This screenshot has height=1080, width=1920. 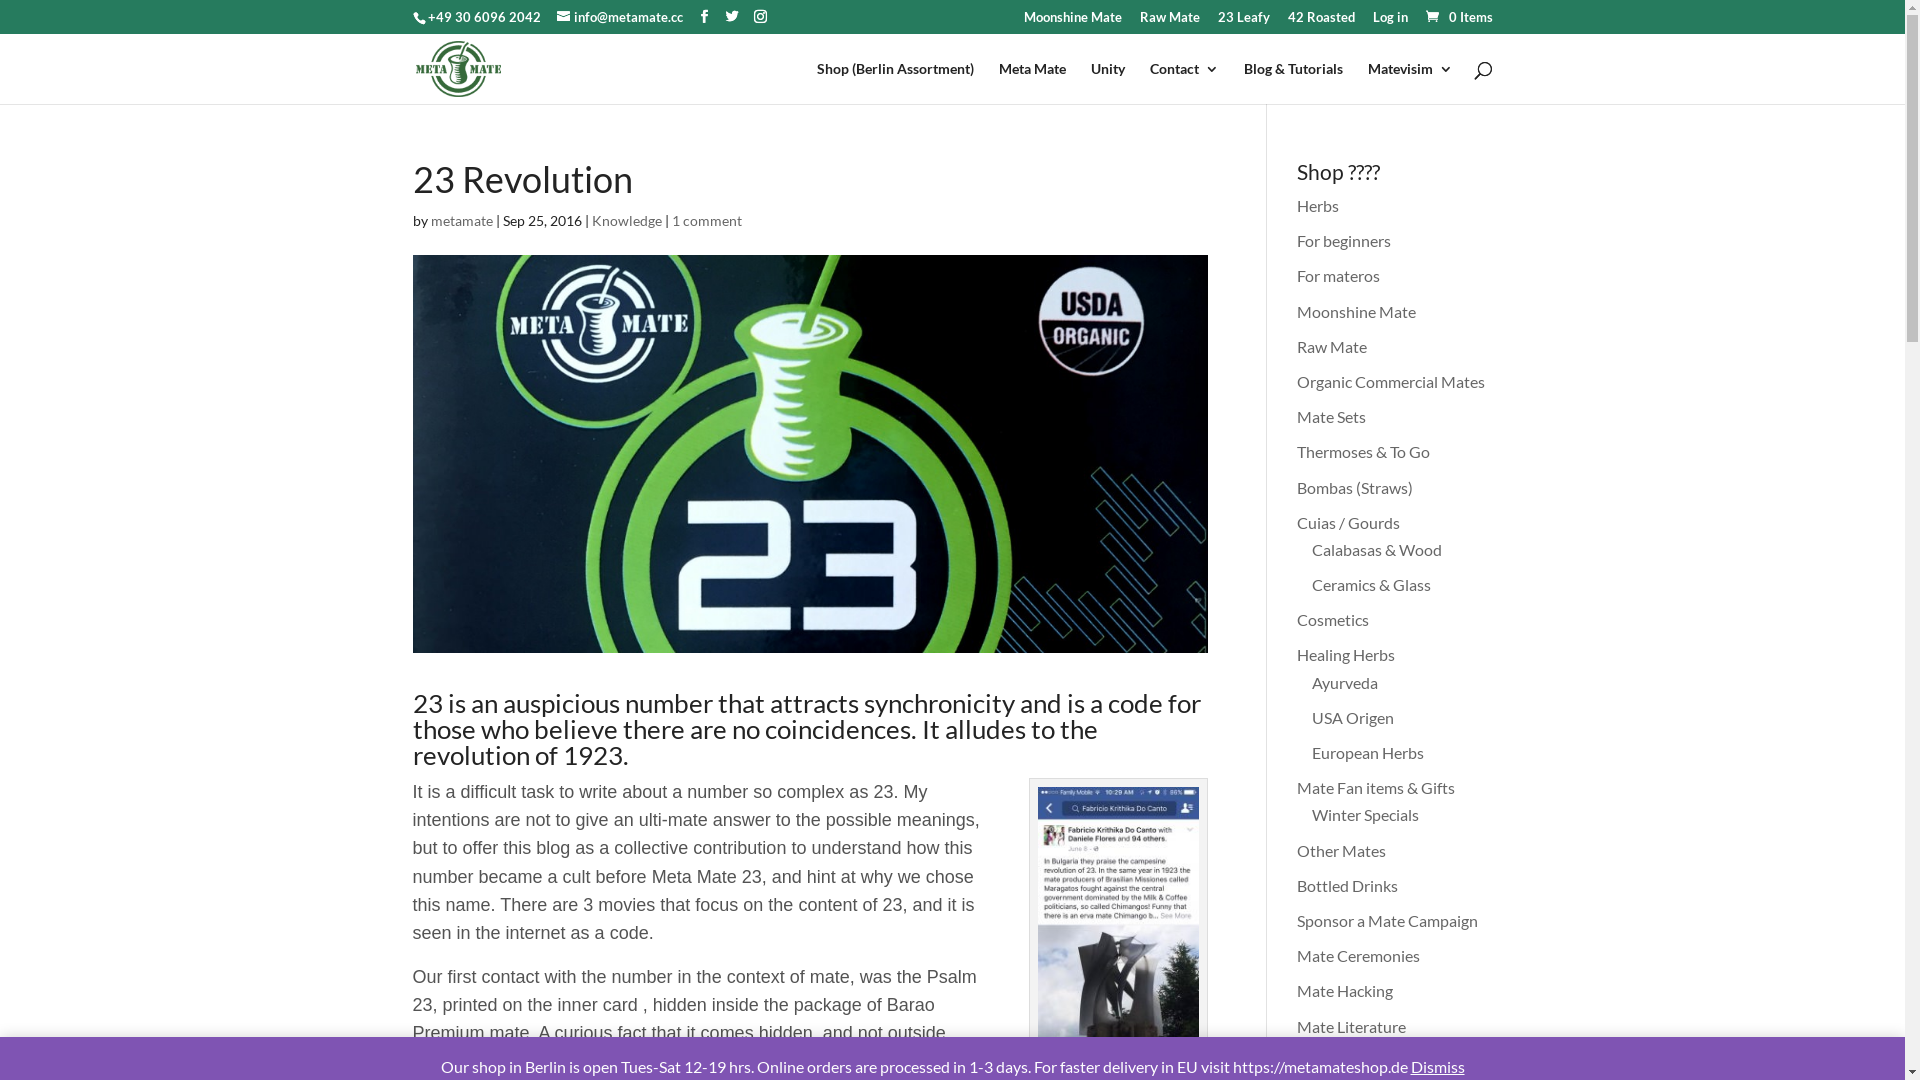 What do you see at coordinates (1031, 82) in the screenshot?
I see `'Meta Mate'` at bounding box center [1031, 82].